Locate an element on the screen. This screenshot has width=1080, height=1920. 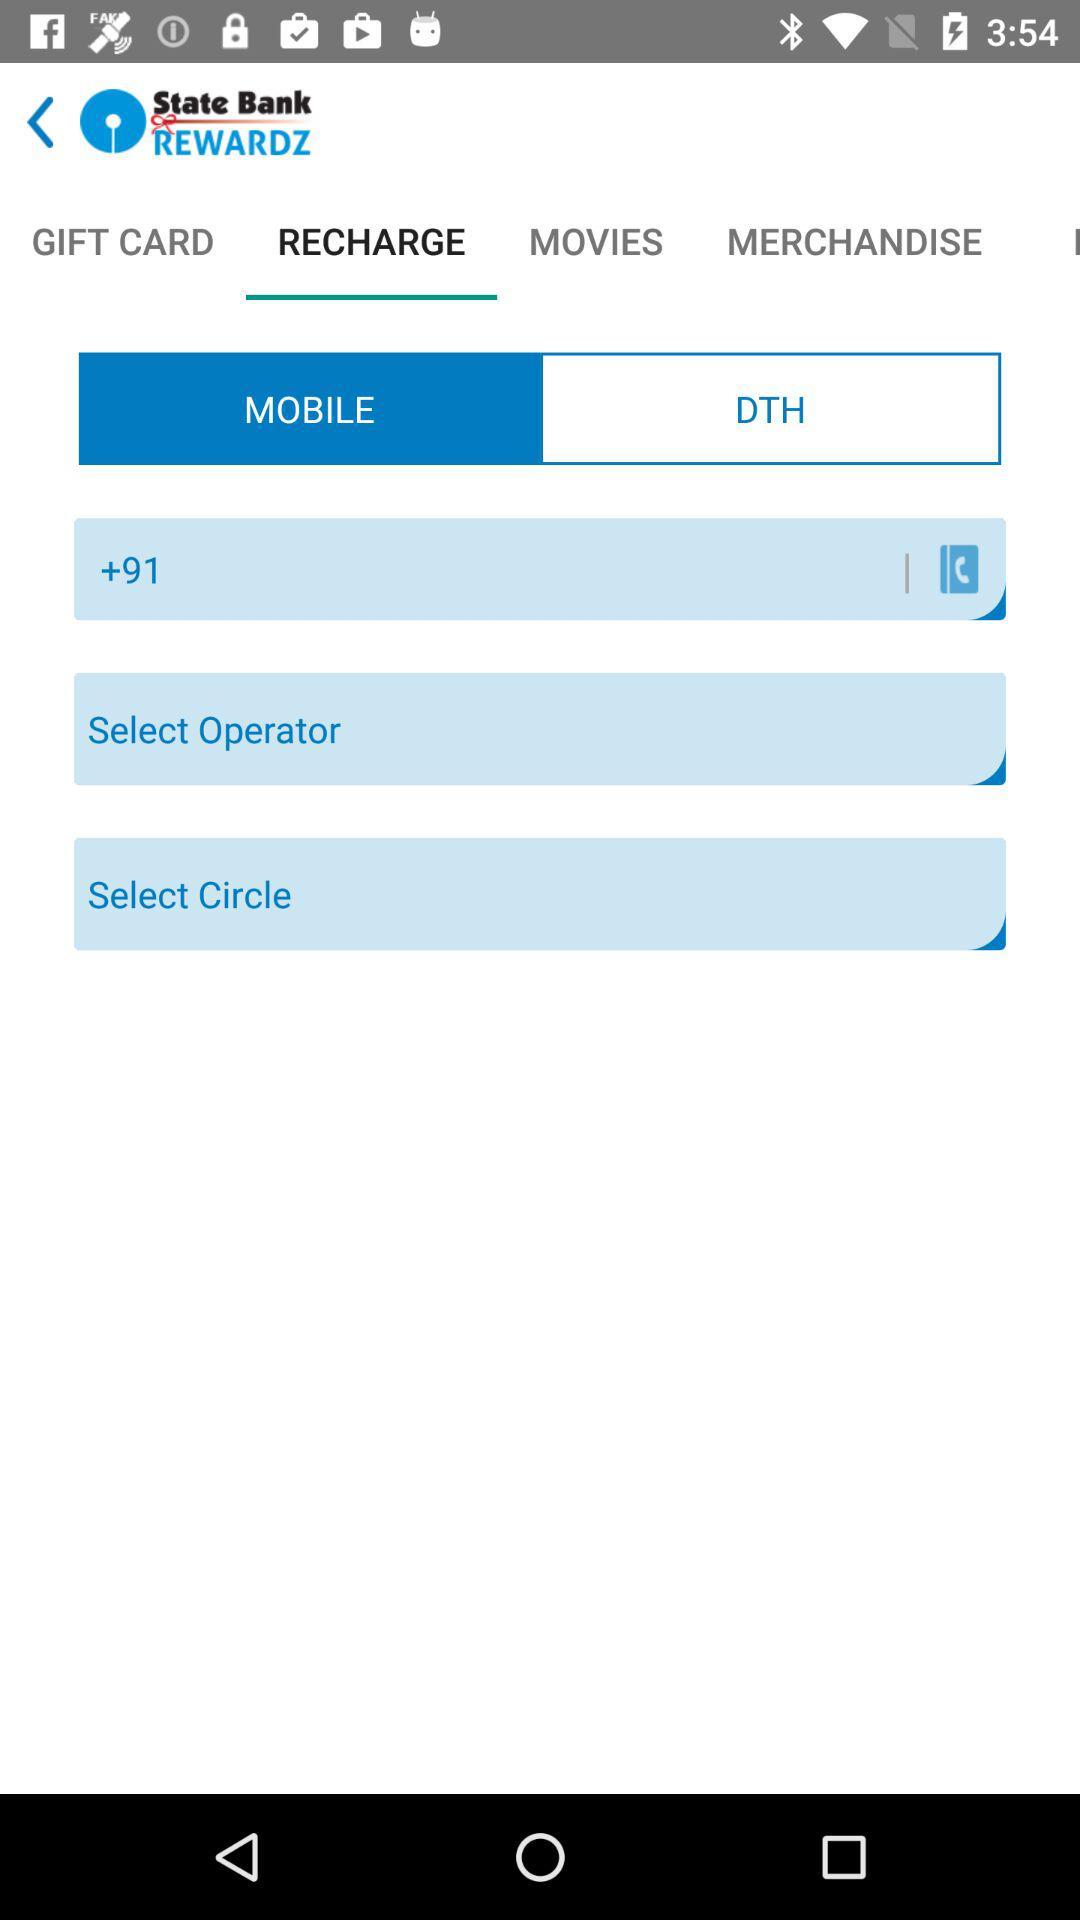
input field phone number is located at coordinates (545, 568).